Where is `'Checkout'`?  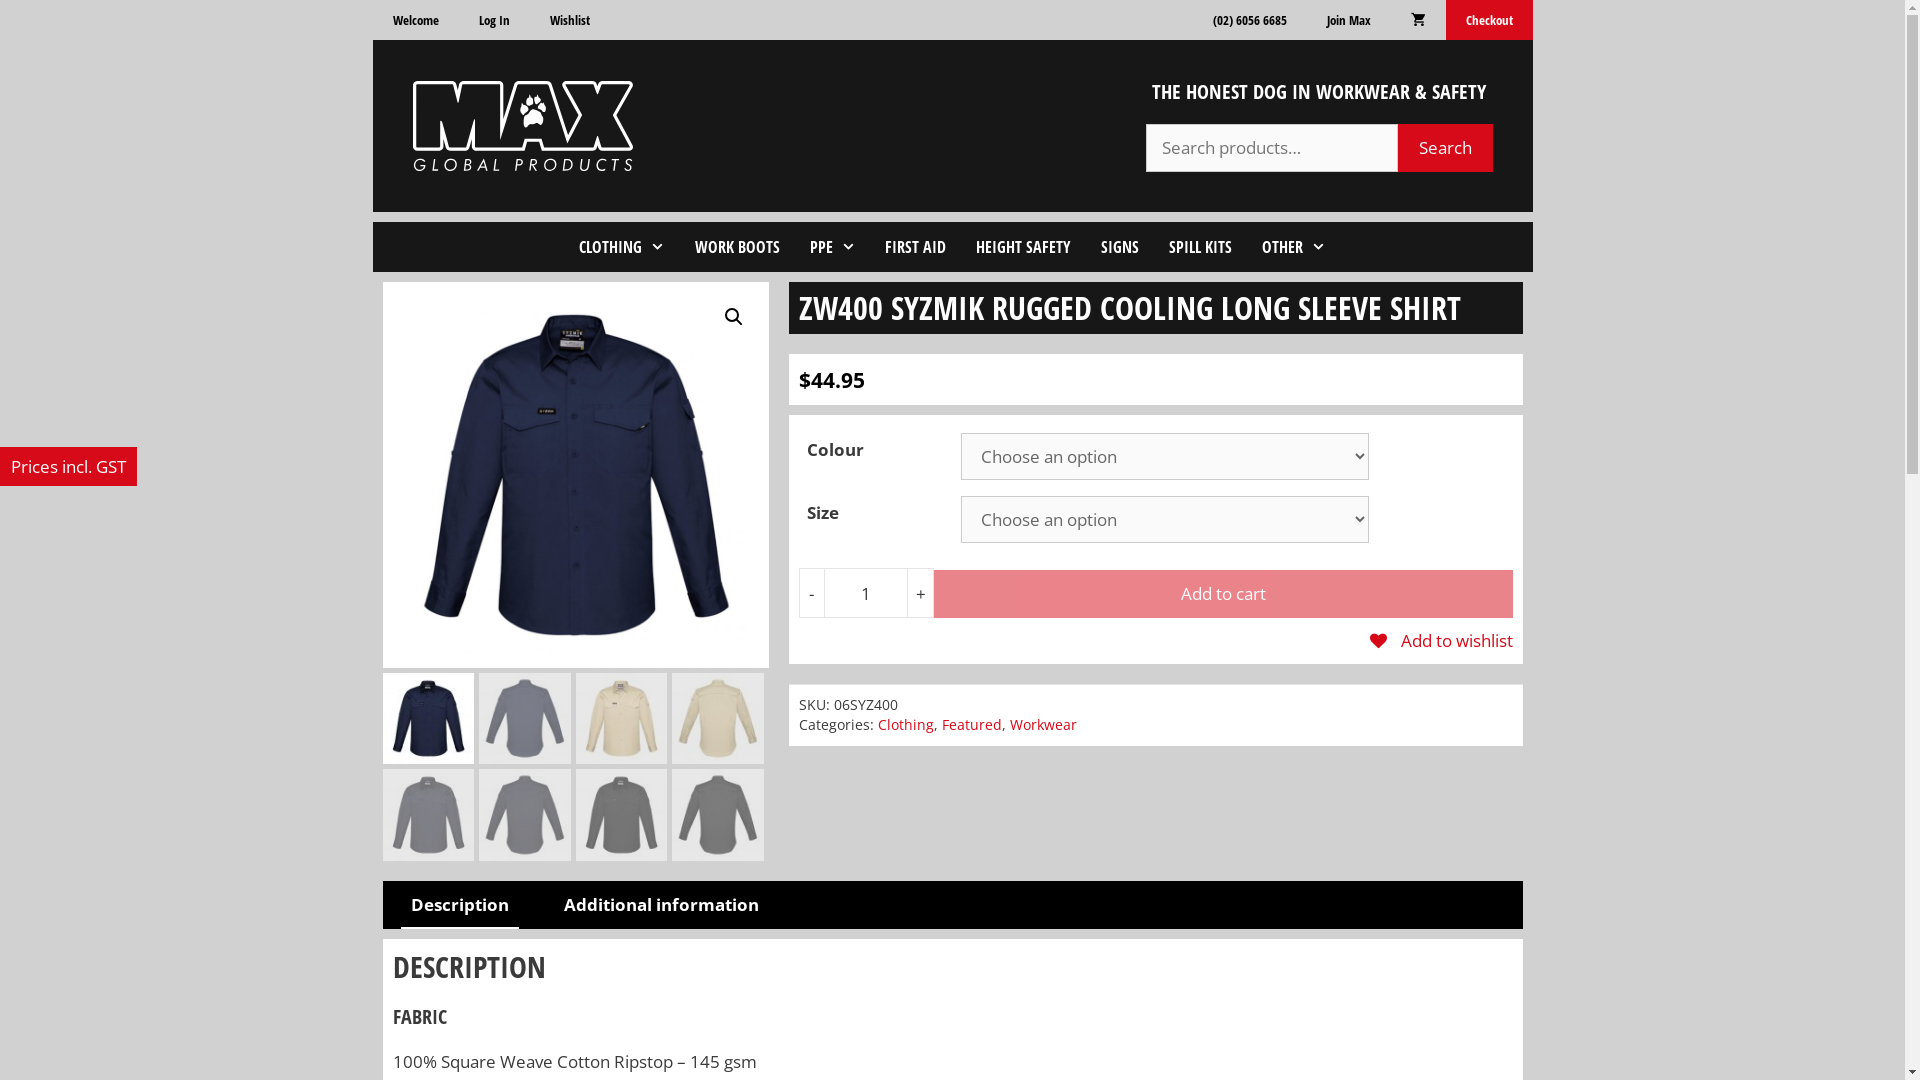
'Checkout' is located at coordinates (1445, 19).